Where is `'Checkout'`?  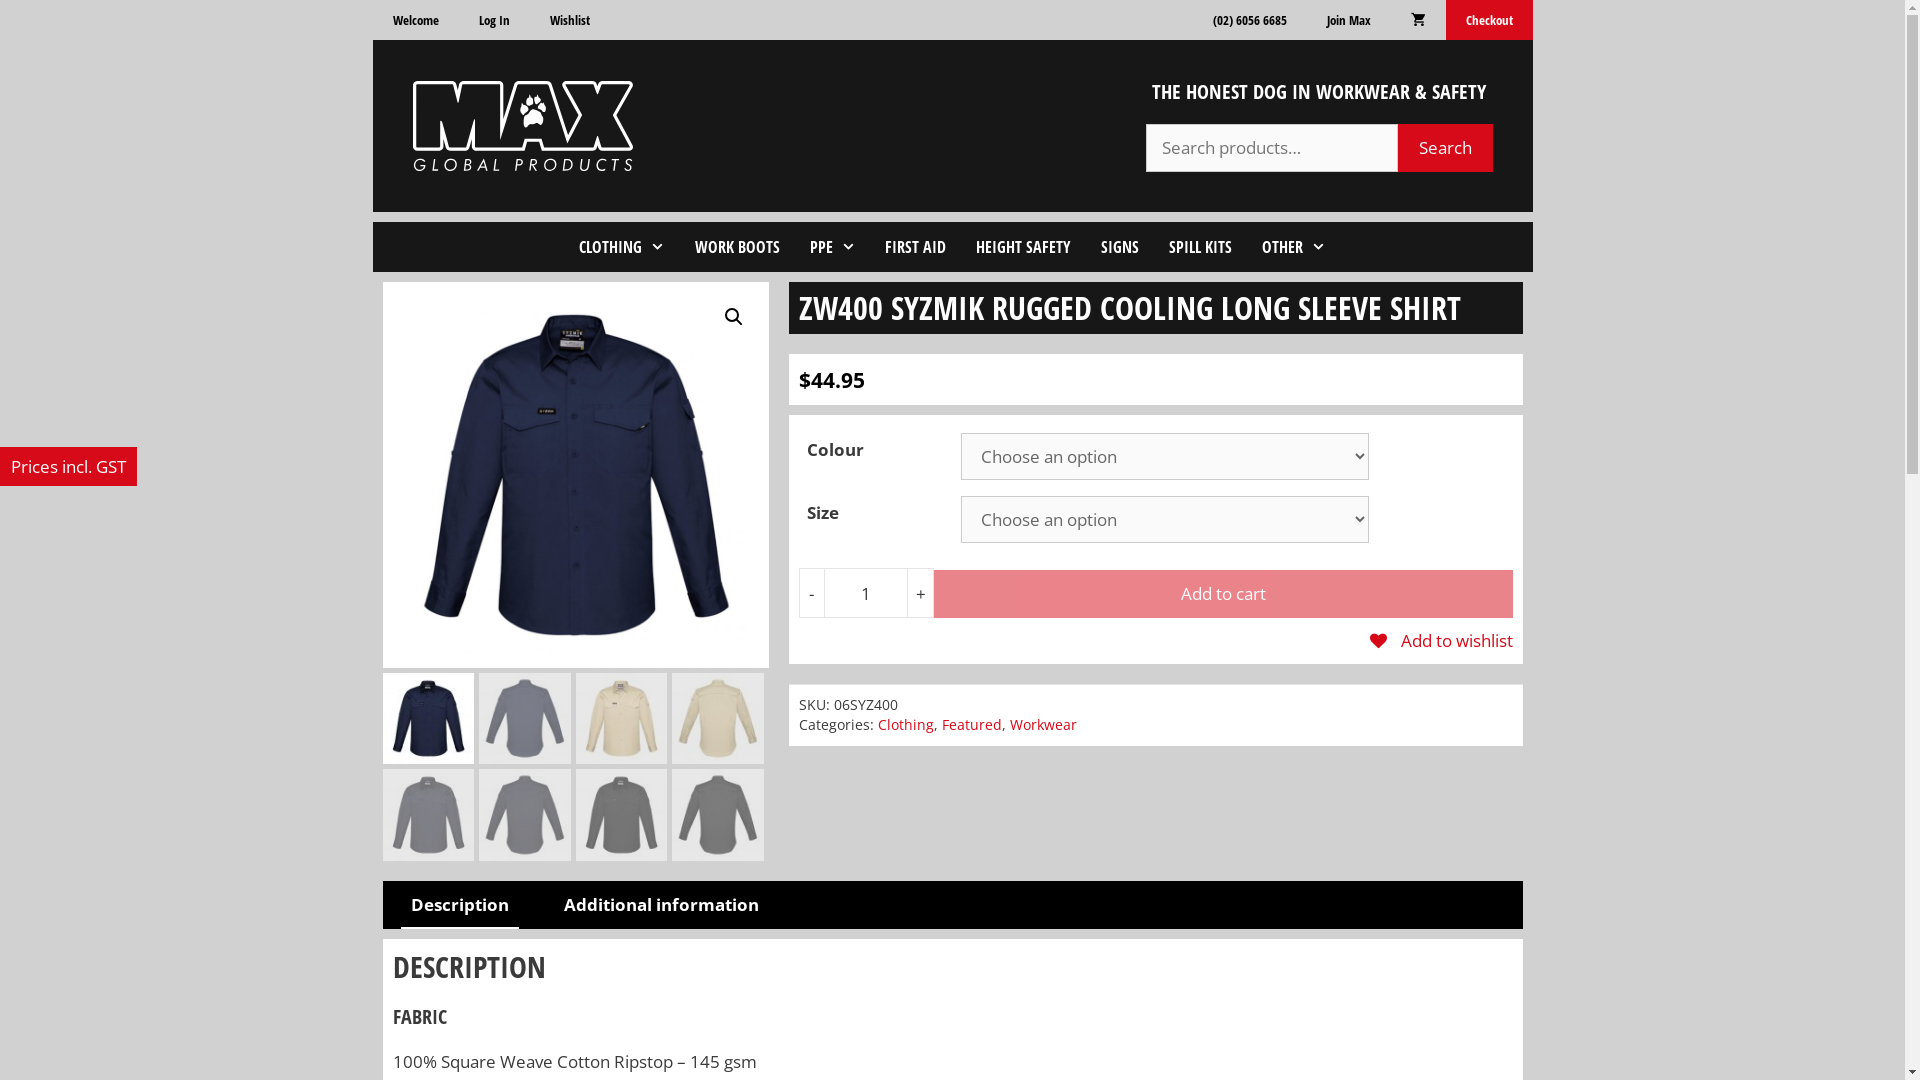
'Checkout' is located at coordinates (1445, 19).